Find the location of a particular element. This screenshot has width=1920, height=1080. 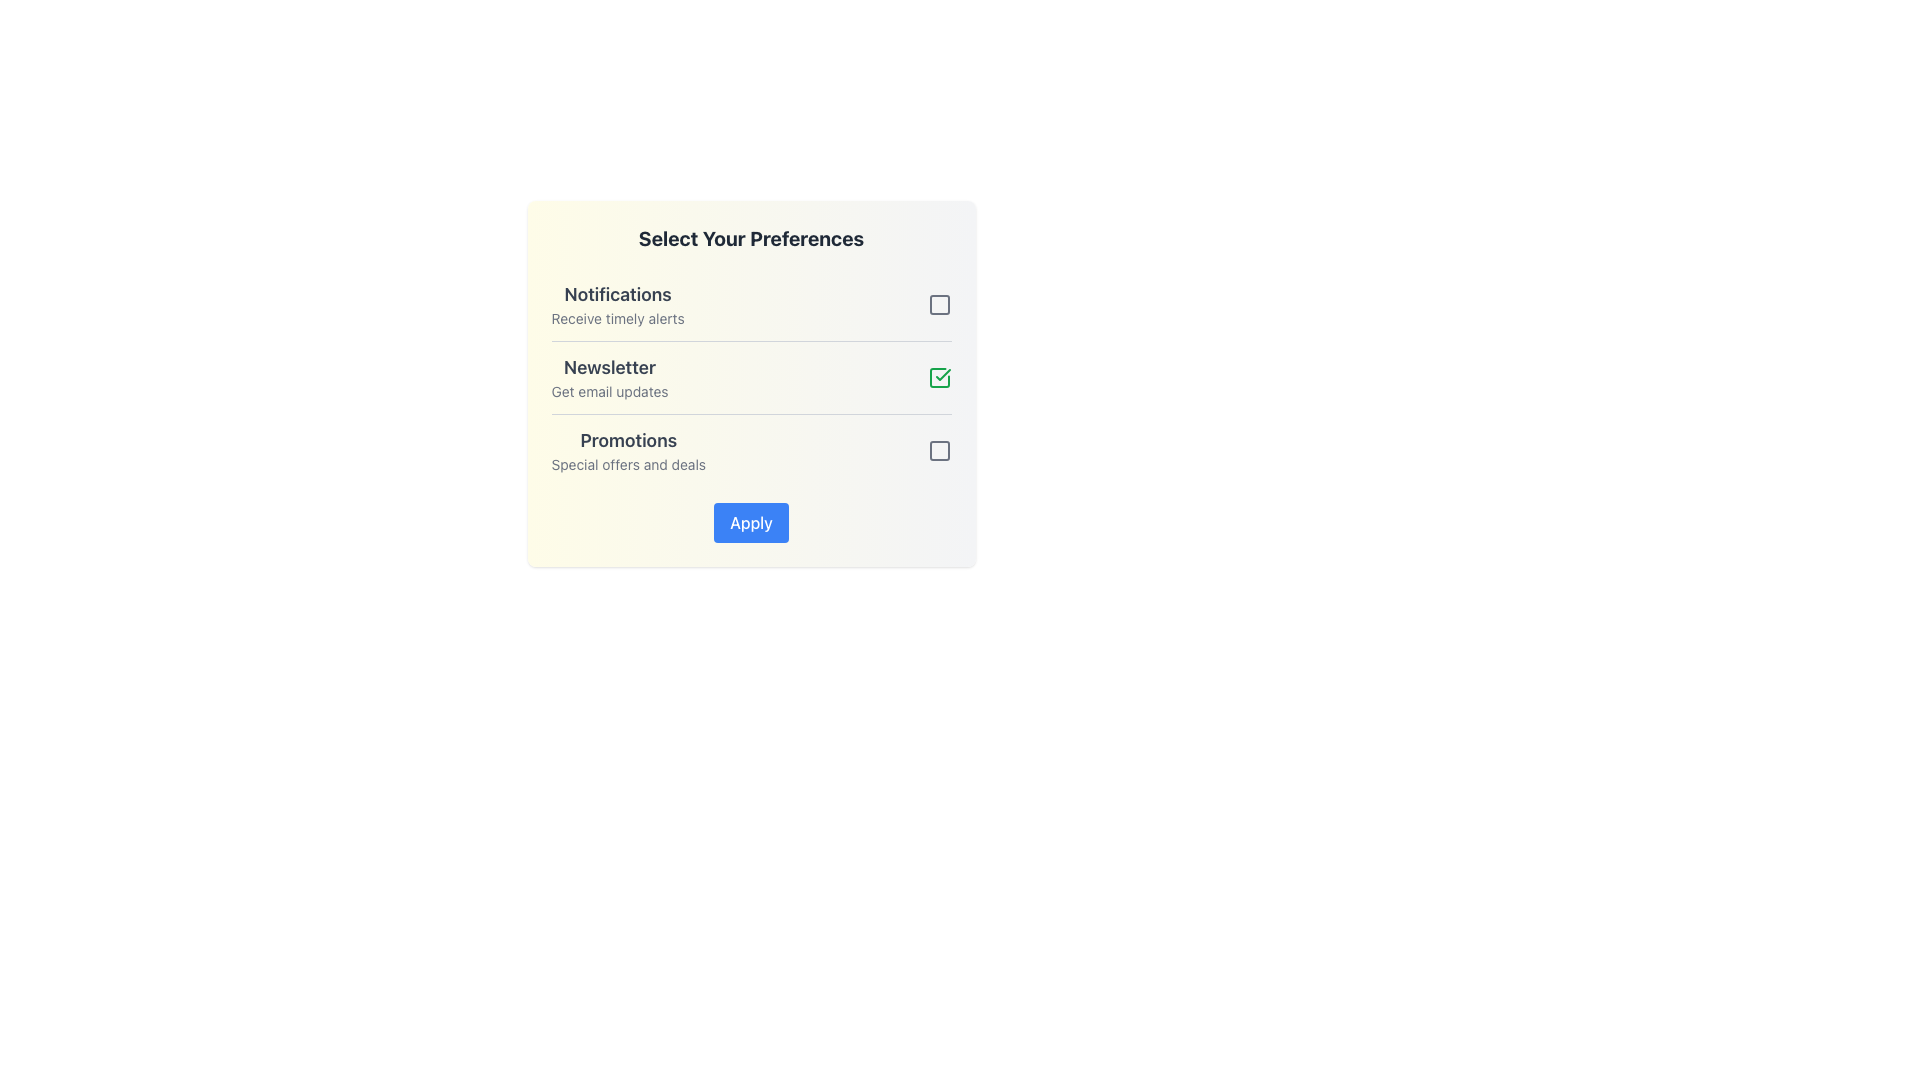

the label that serves as a header for the notification settings, located directly above the text 'Receive timely alerts' is located at coordinates (617, 294).